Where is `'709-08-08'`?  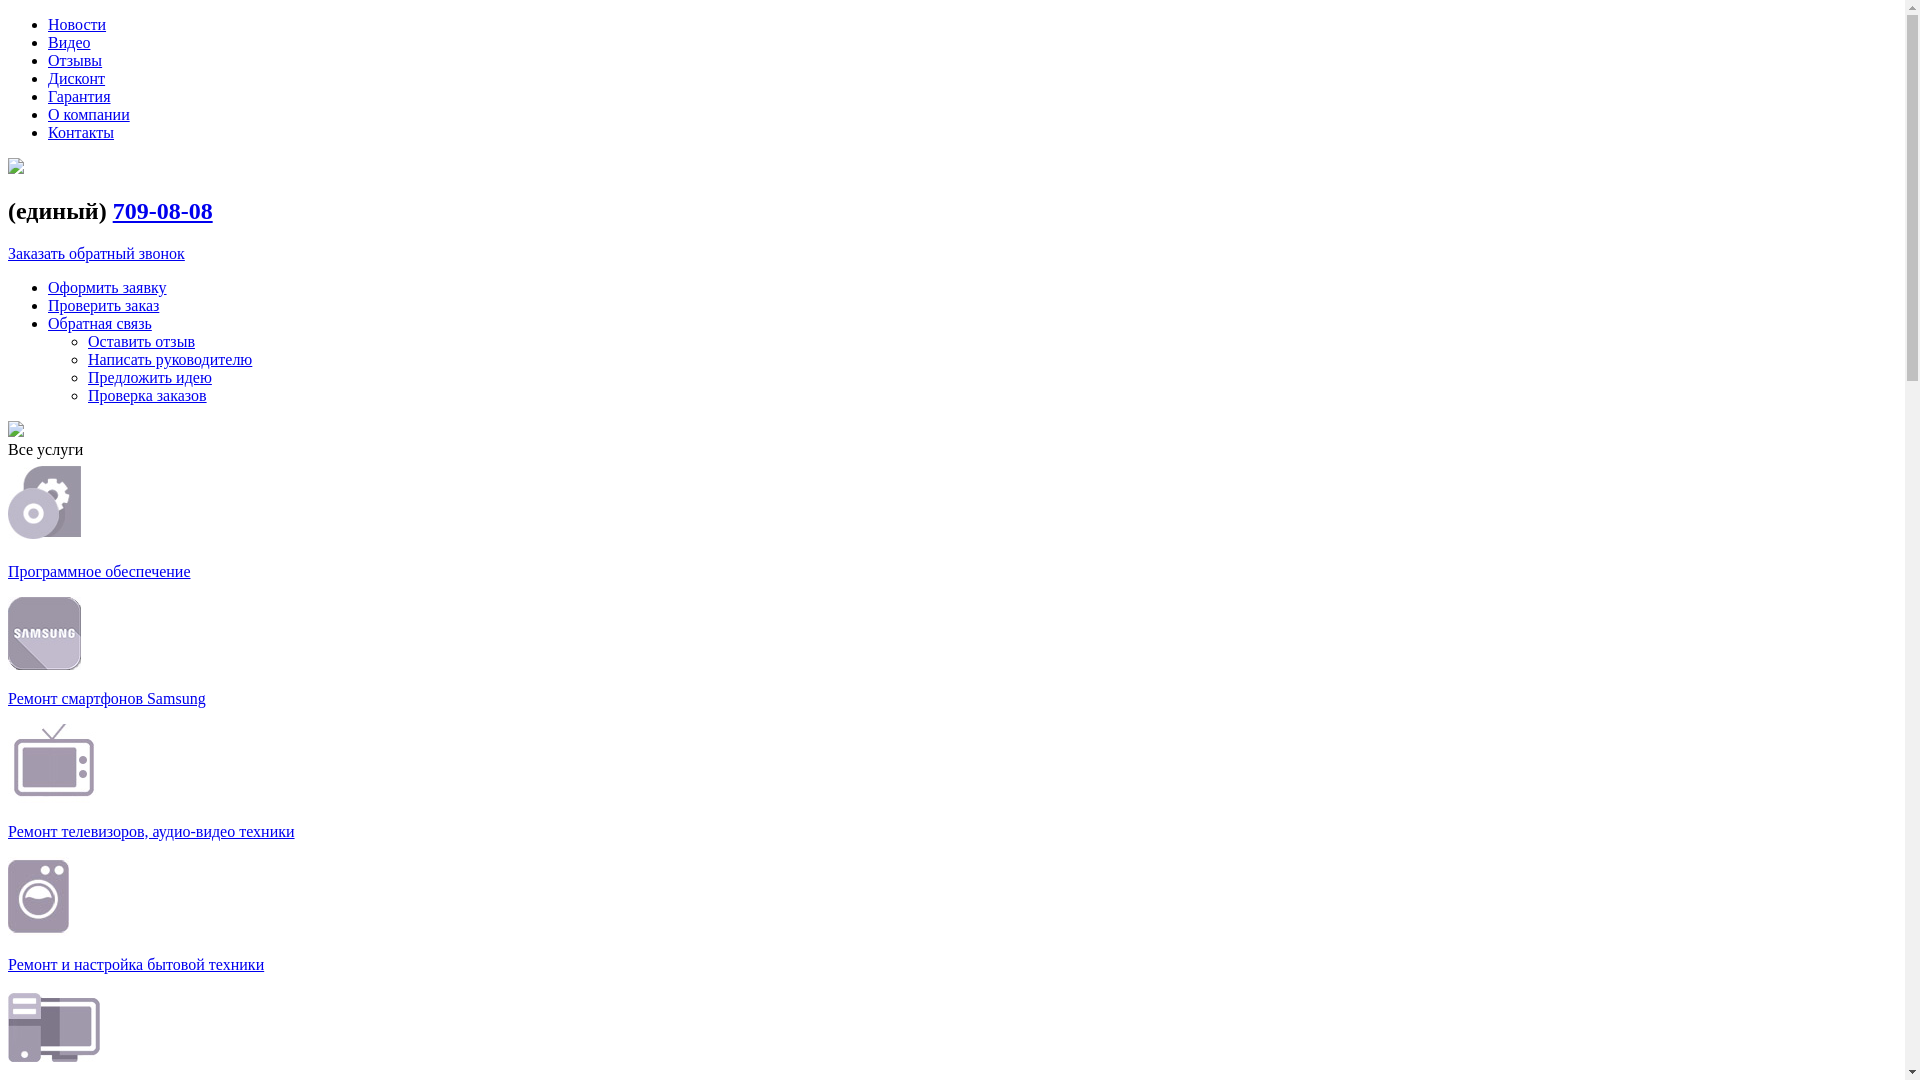
'709-08-08' is located at coordinates (163, 211).